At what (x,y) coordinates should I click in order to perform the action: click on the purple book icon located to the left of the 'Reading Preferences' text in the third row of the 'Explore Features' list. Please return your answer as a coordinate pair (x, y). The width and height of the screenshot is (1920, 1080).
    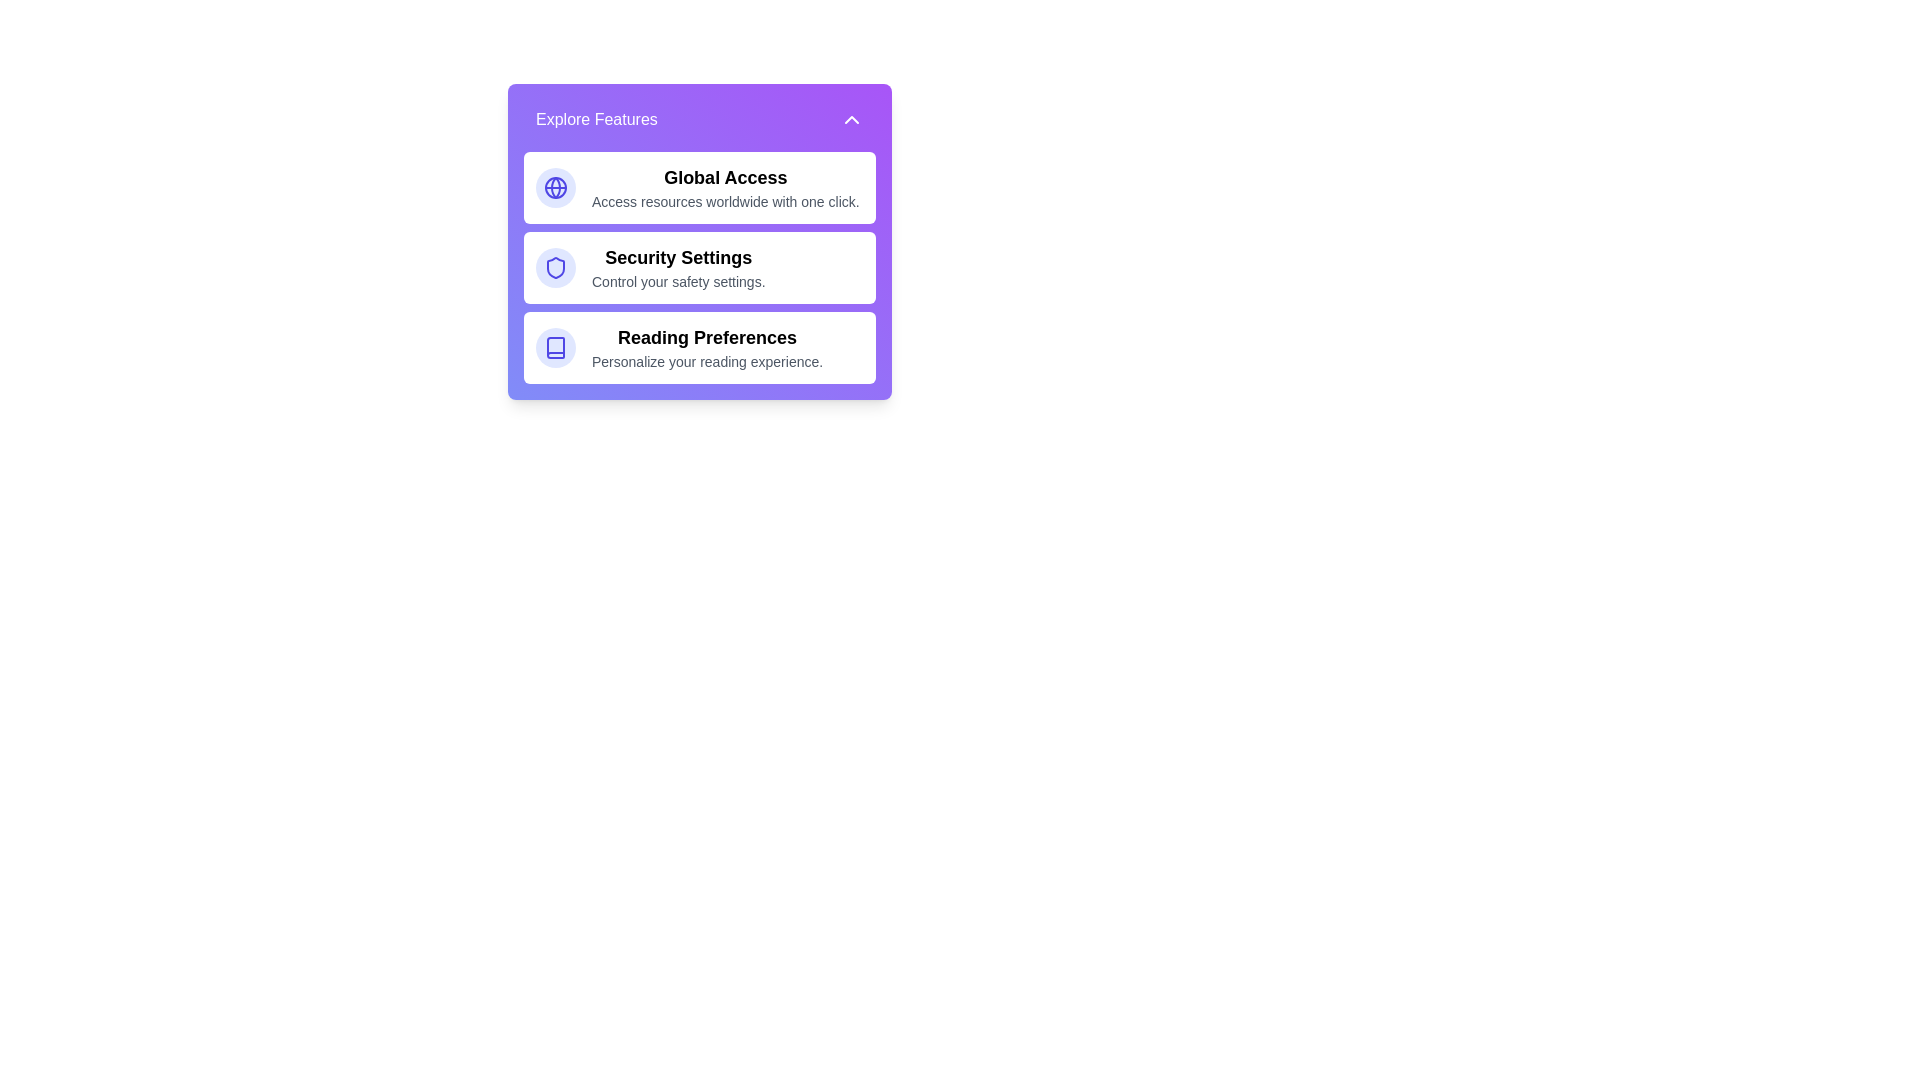
    Looking at the image, I should click on (556, 346).